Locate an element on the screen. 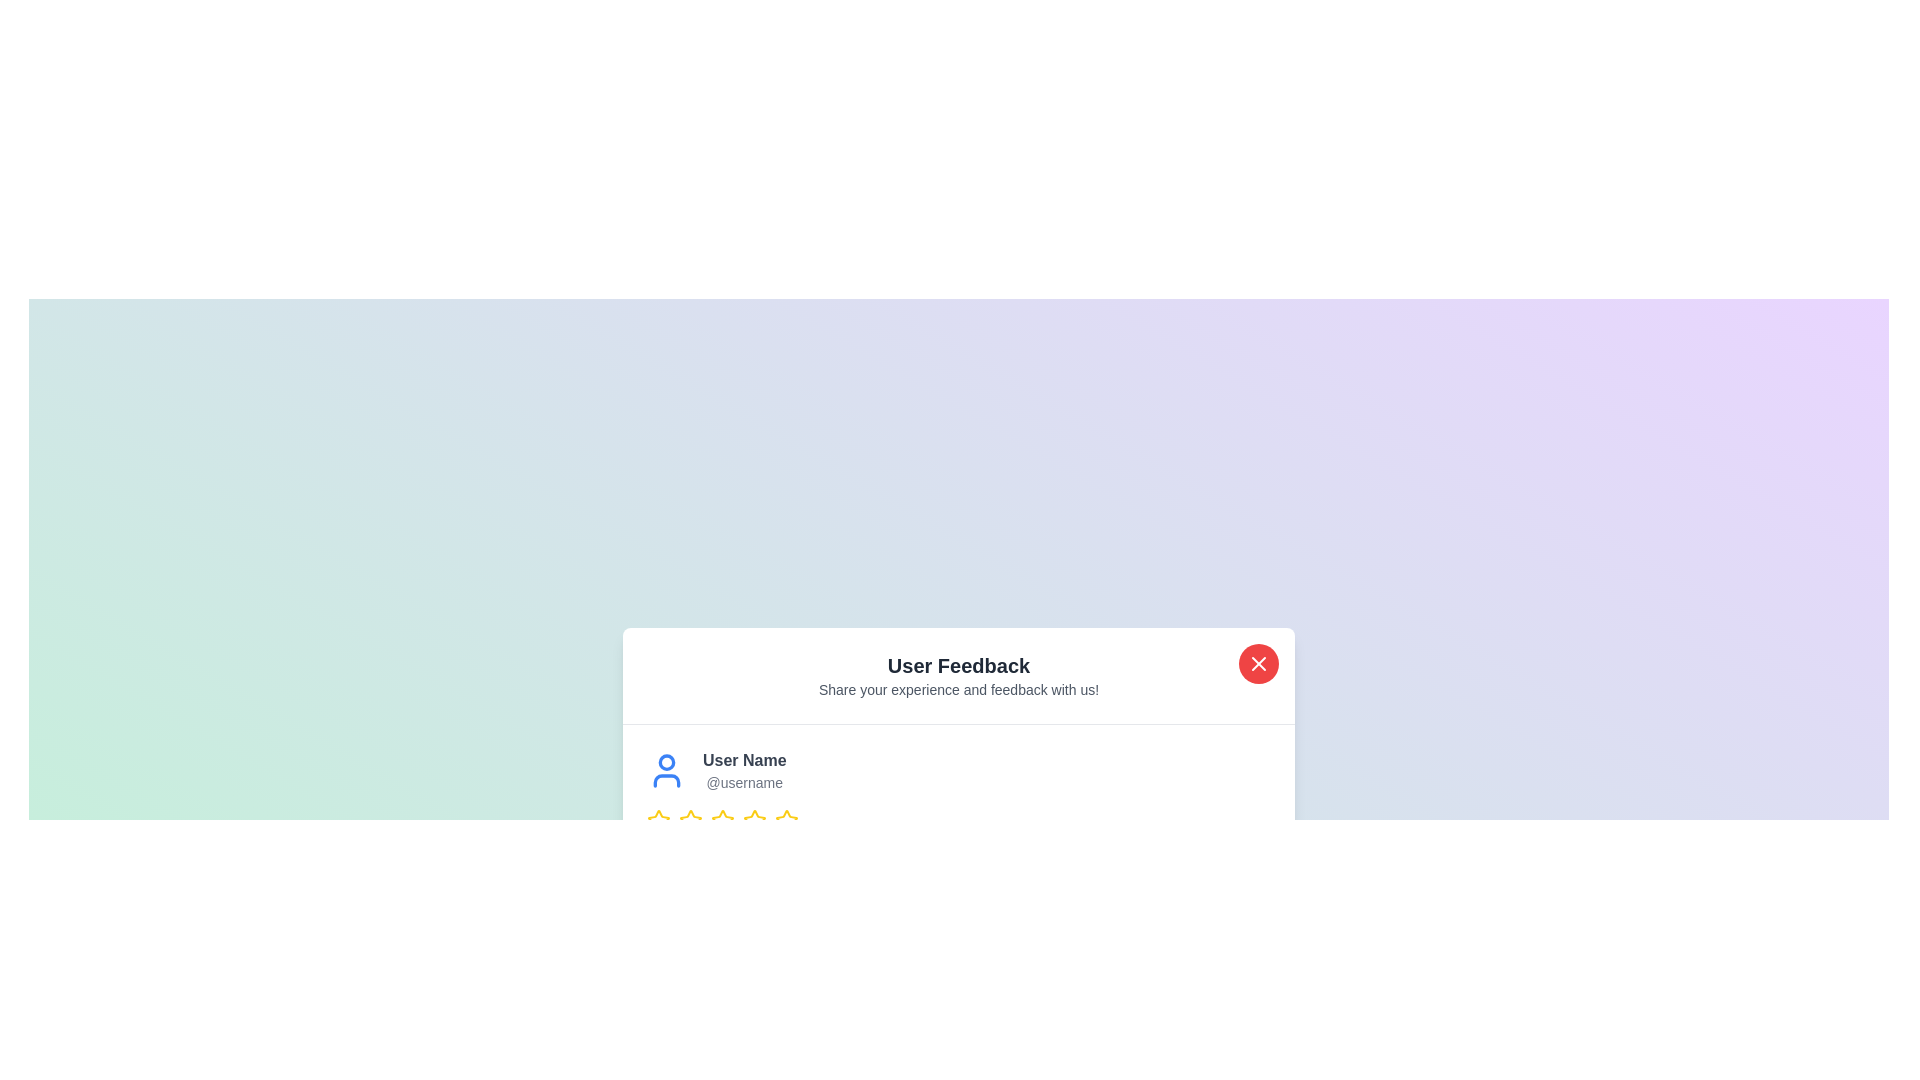 The height and width of the screenshot is (1080, 1920). the fourth star icon in the horizontal row of five stars is located at coordinates (722, 820).